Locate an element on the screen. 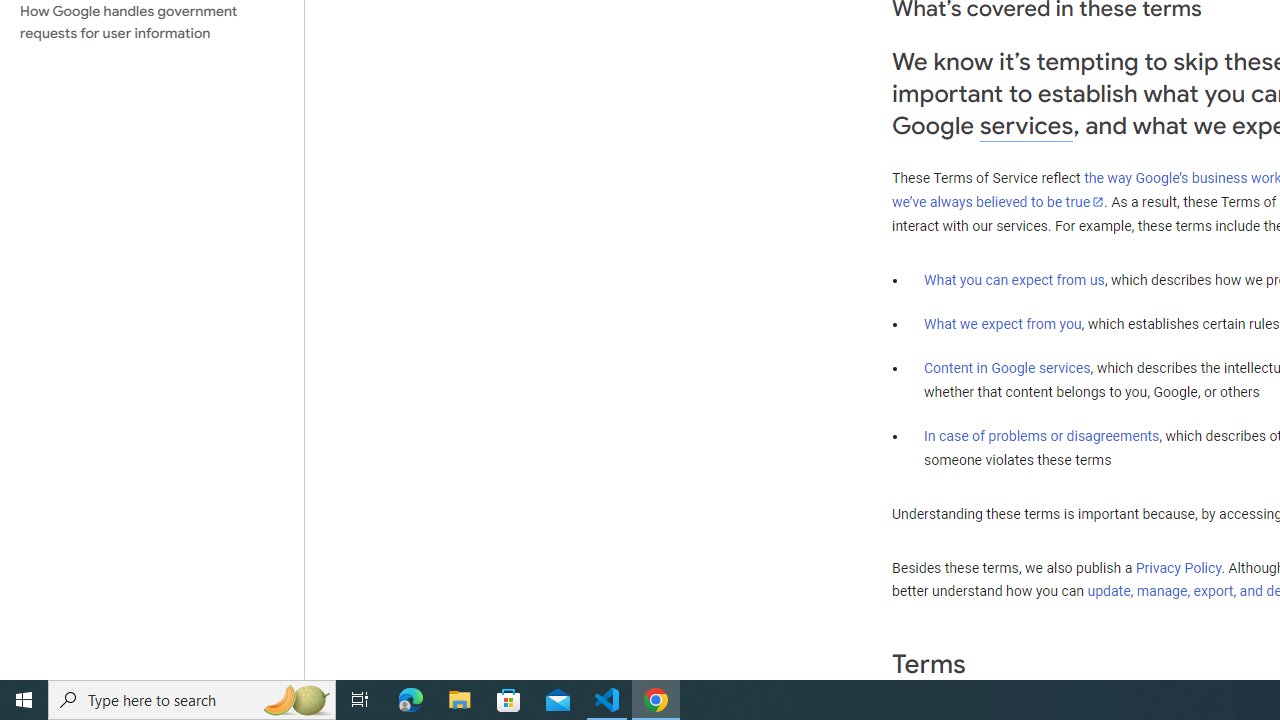 The width and height of the screenshot is (1280, 720). 'What we expect from you' is located at coordinates (1002, 323).